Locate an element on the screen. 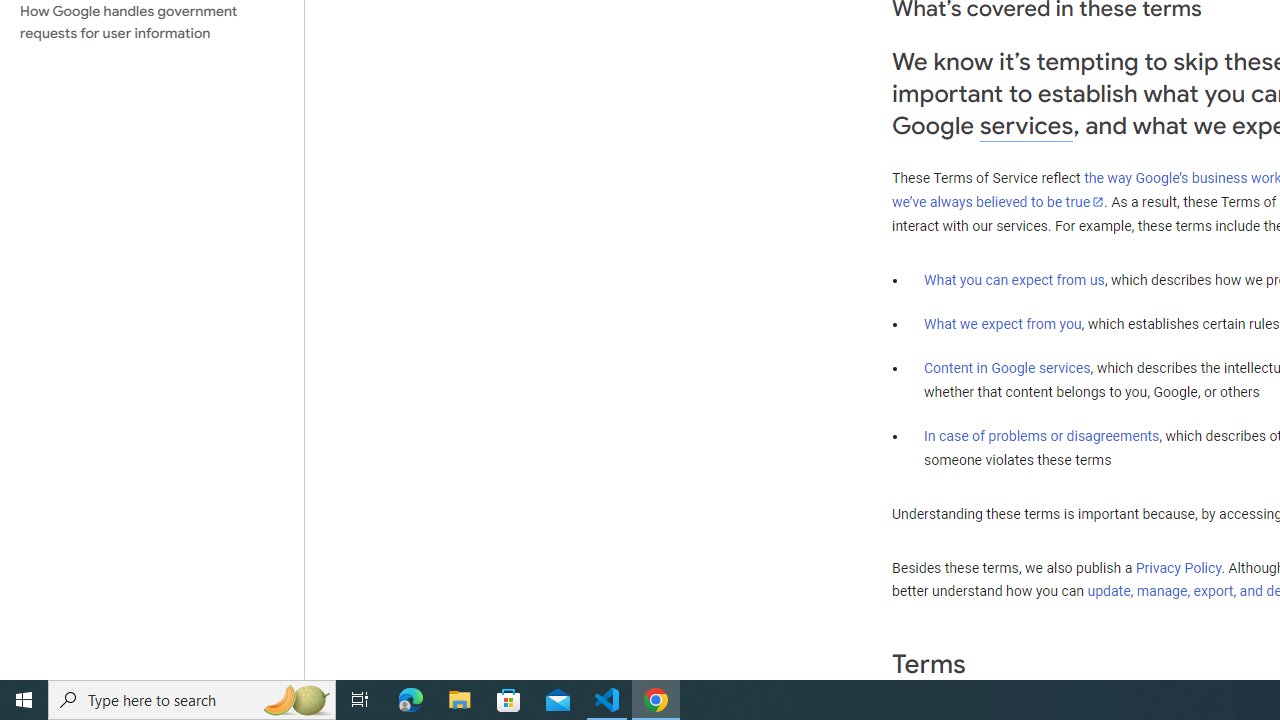 The width and height of the screenshot is (1280, 720). 'What we expect from you' is located at coordinates (1002, 323).